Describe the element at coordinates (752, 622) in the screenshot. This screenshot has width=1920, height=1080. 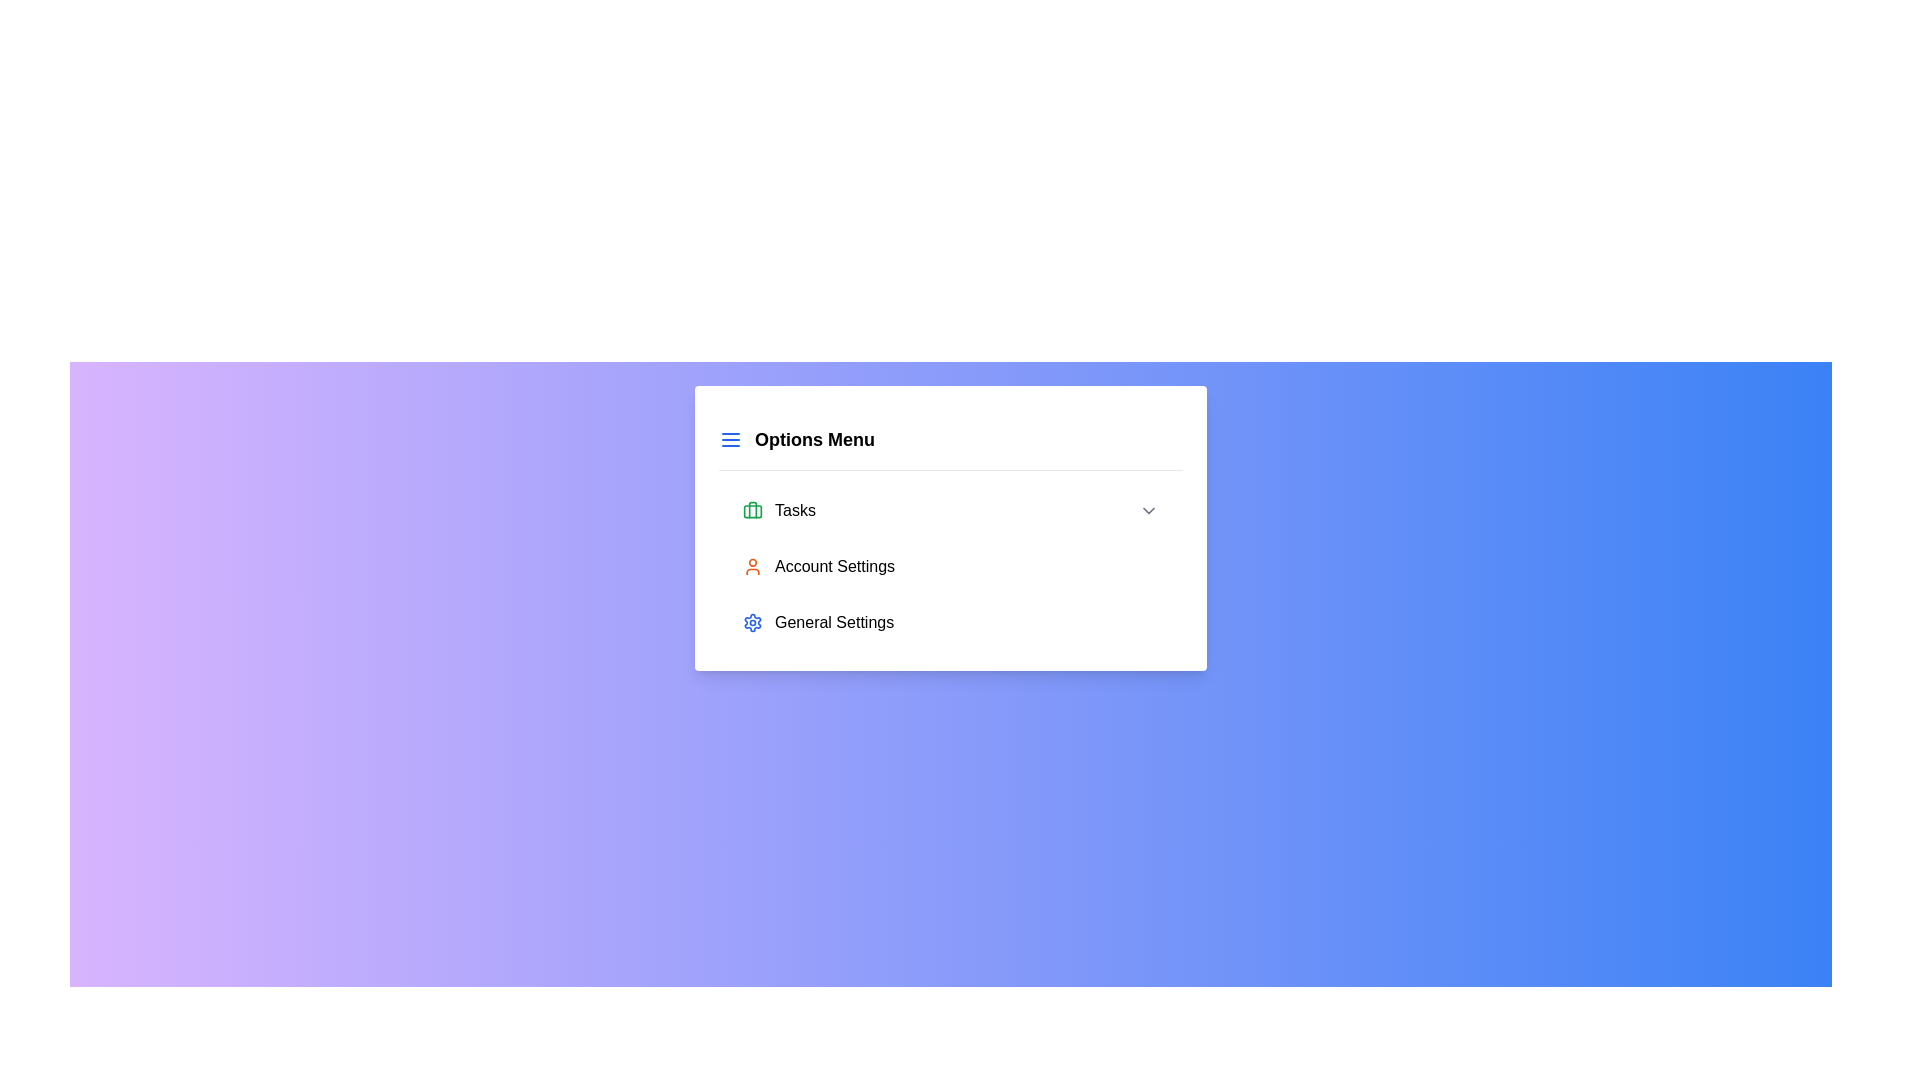
I see `the gear-shaped icon with a blue outline located to the left of the 'General Settings' text label` at that location.